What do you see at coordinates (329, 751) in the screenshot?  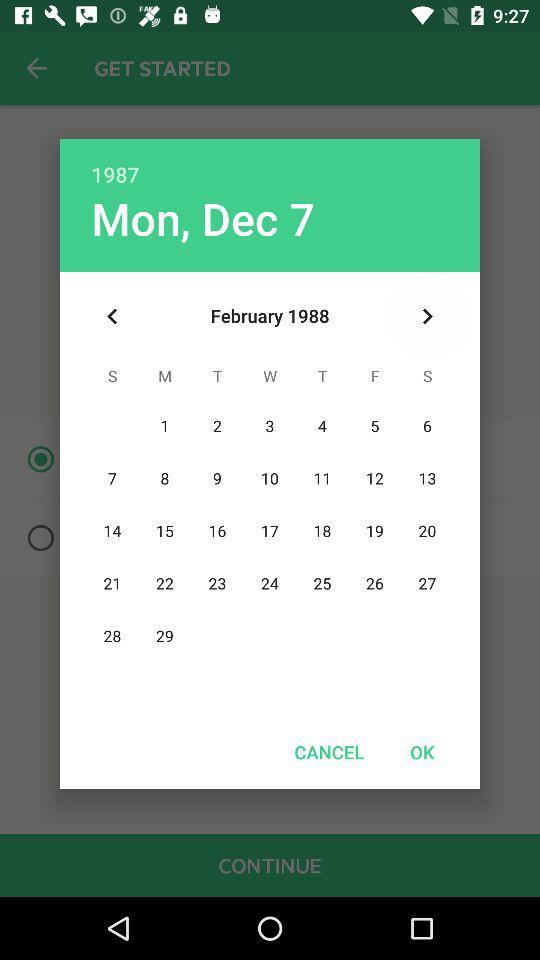 I see `the item to the left of the ok` at bounding box center [329, 751].